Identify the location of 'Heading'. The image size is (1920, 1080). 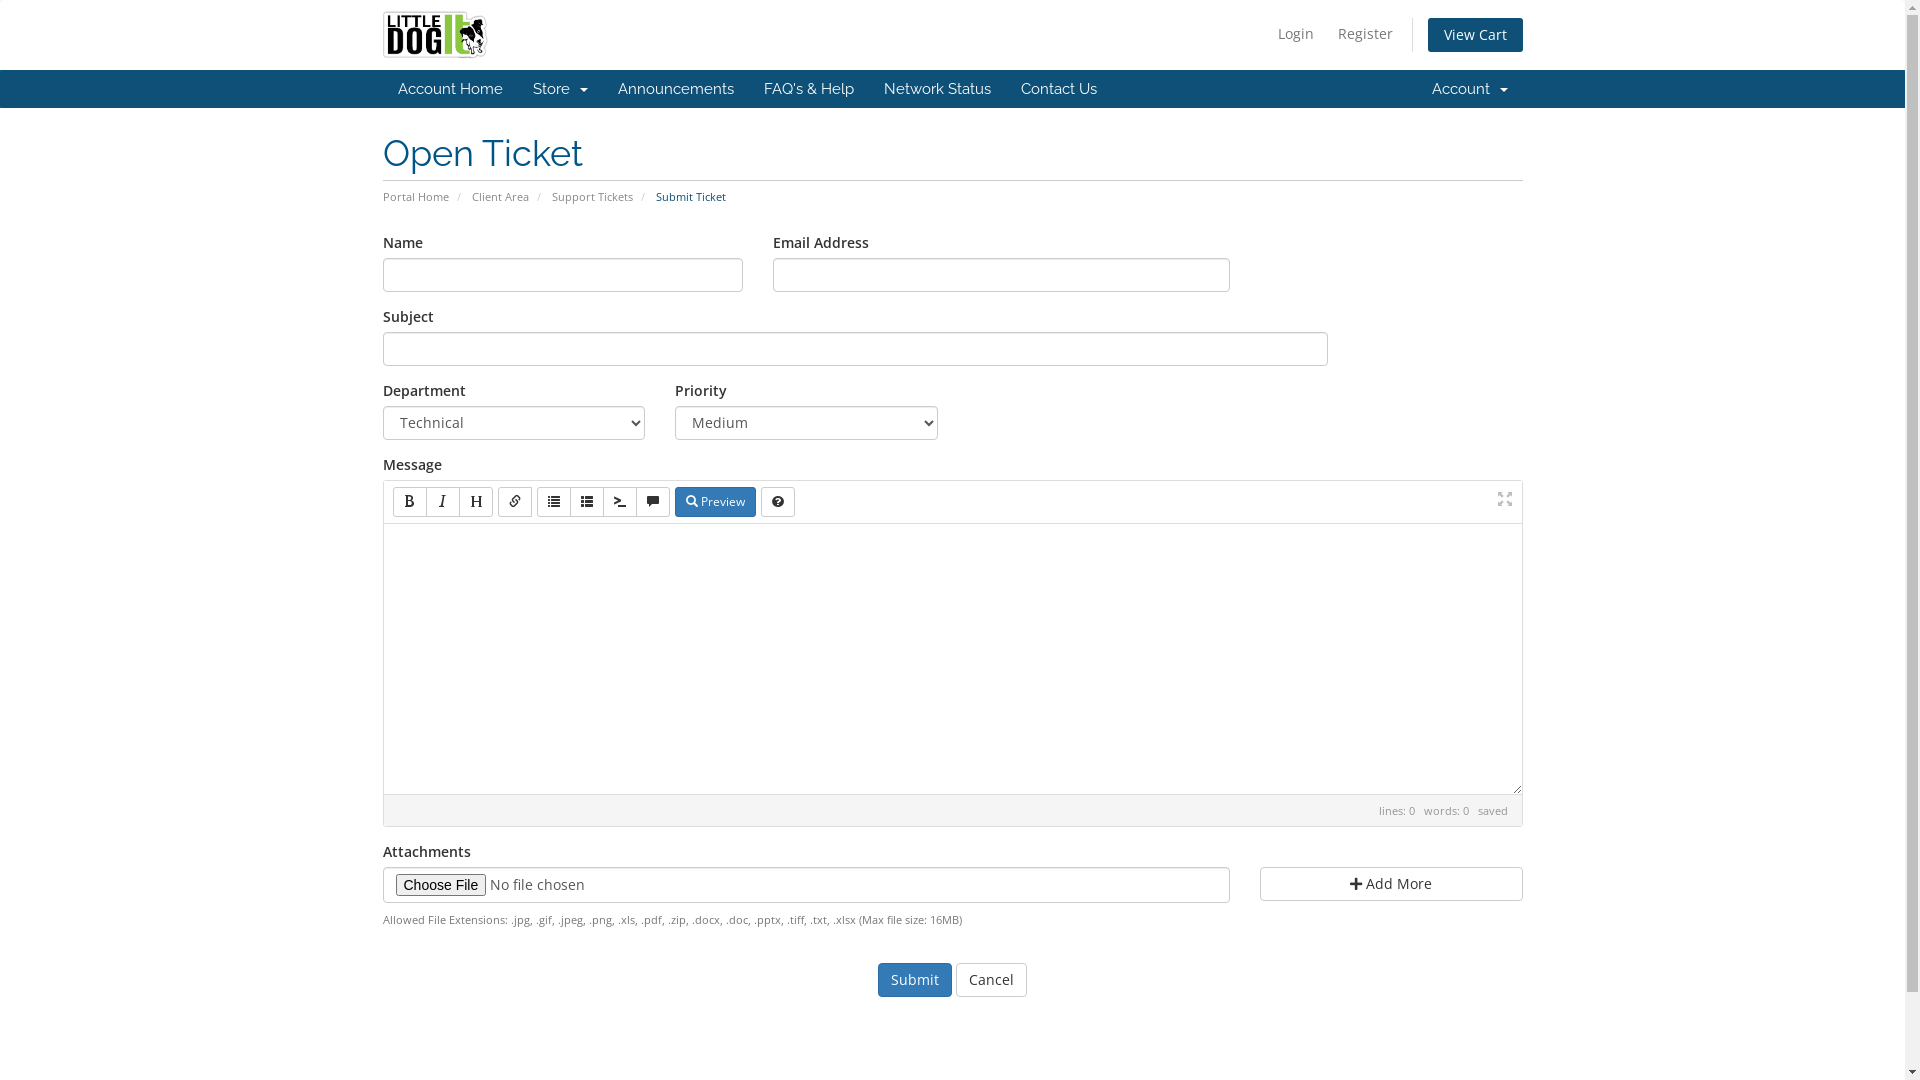
(474, 500).